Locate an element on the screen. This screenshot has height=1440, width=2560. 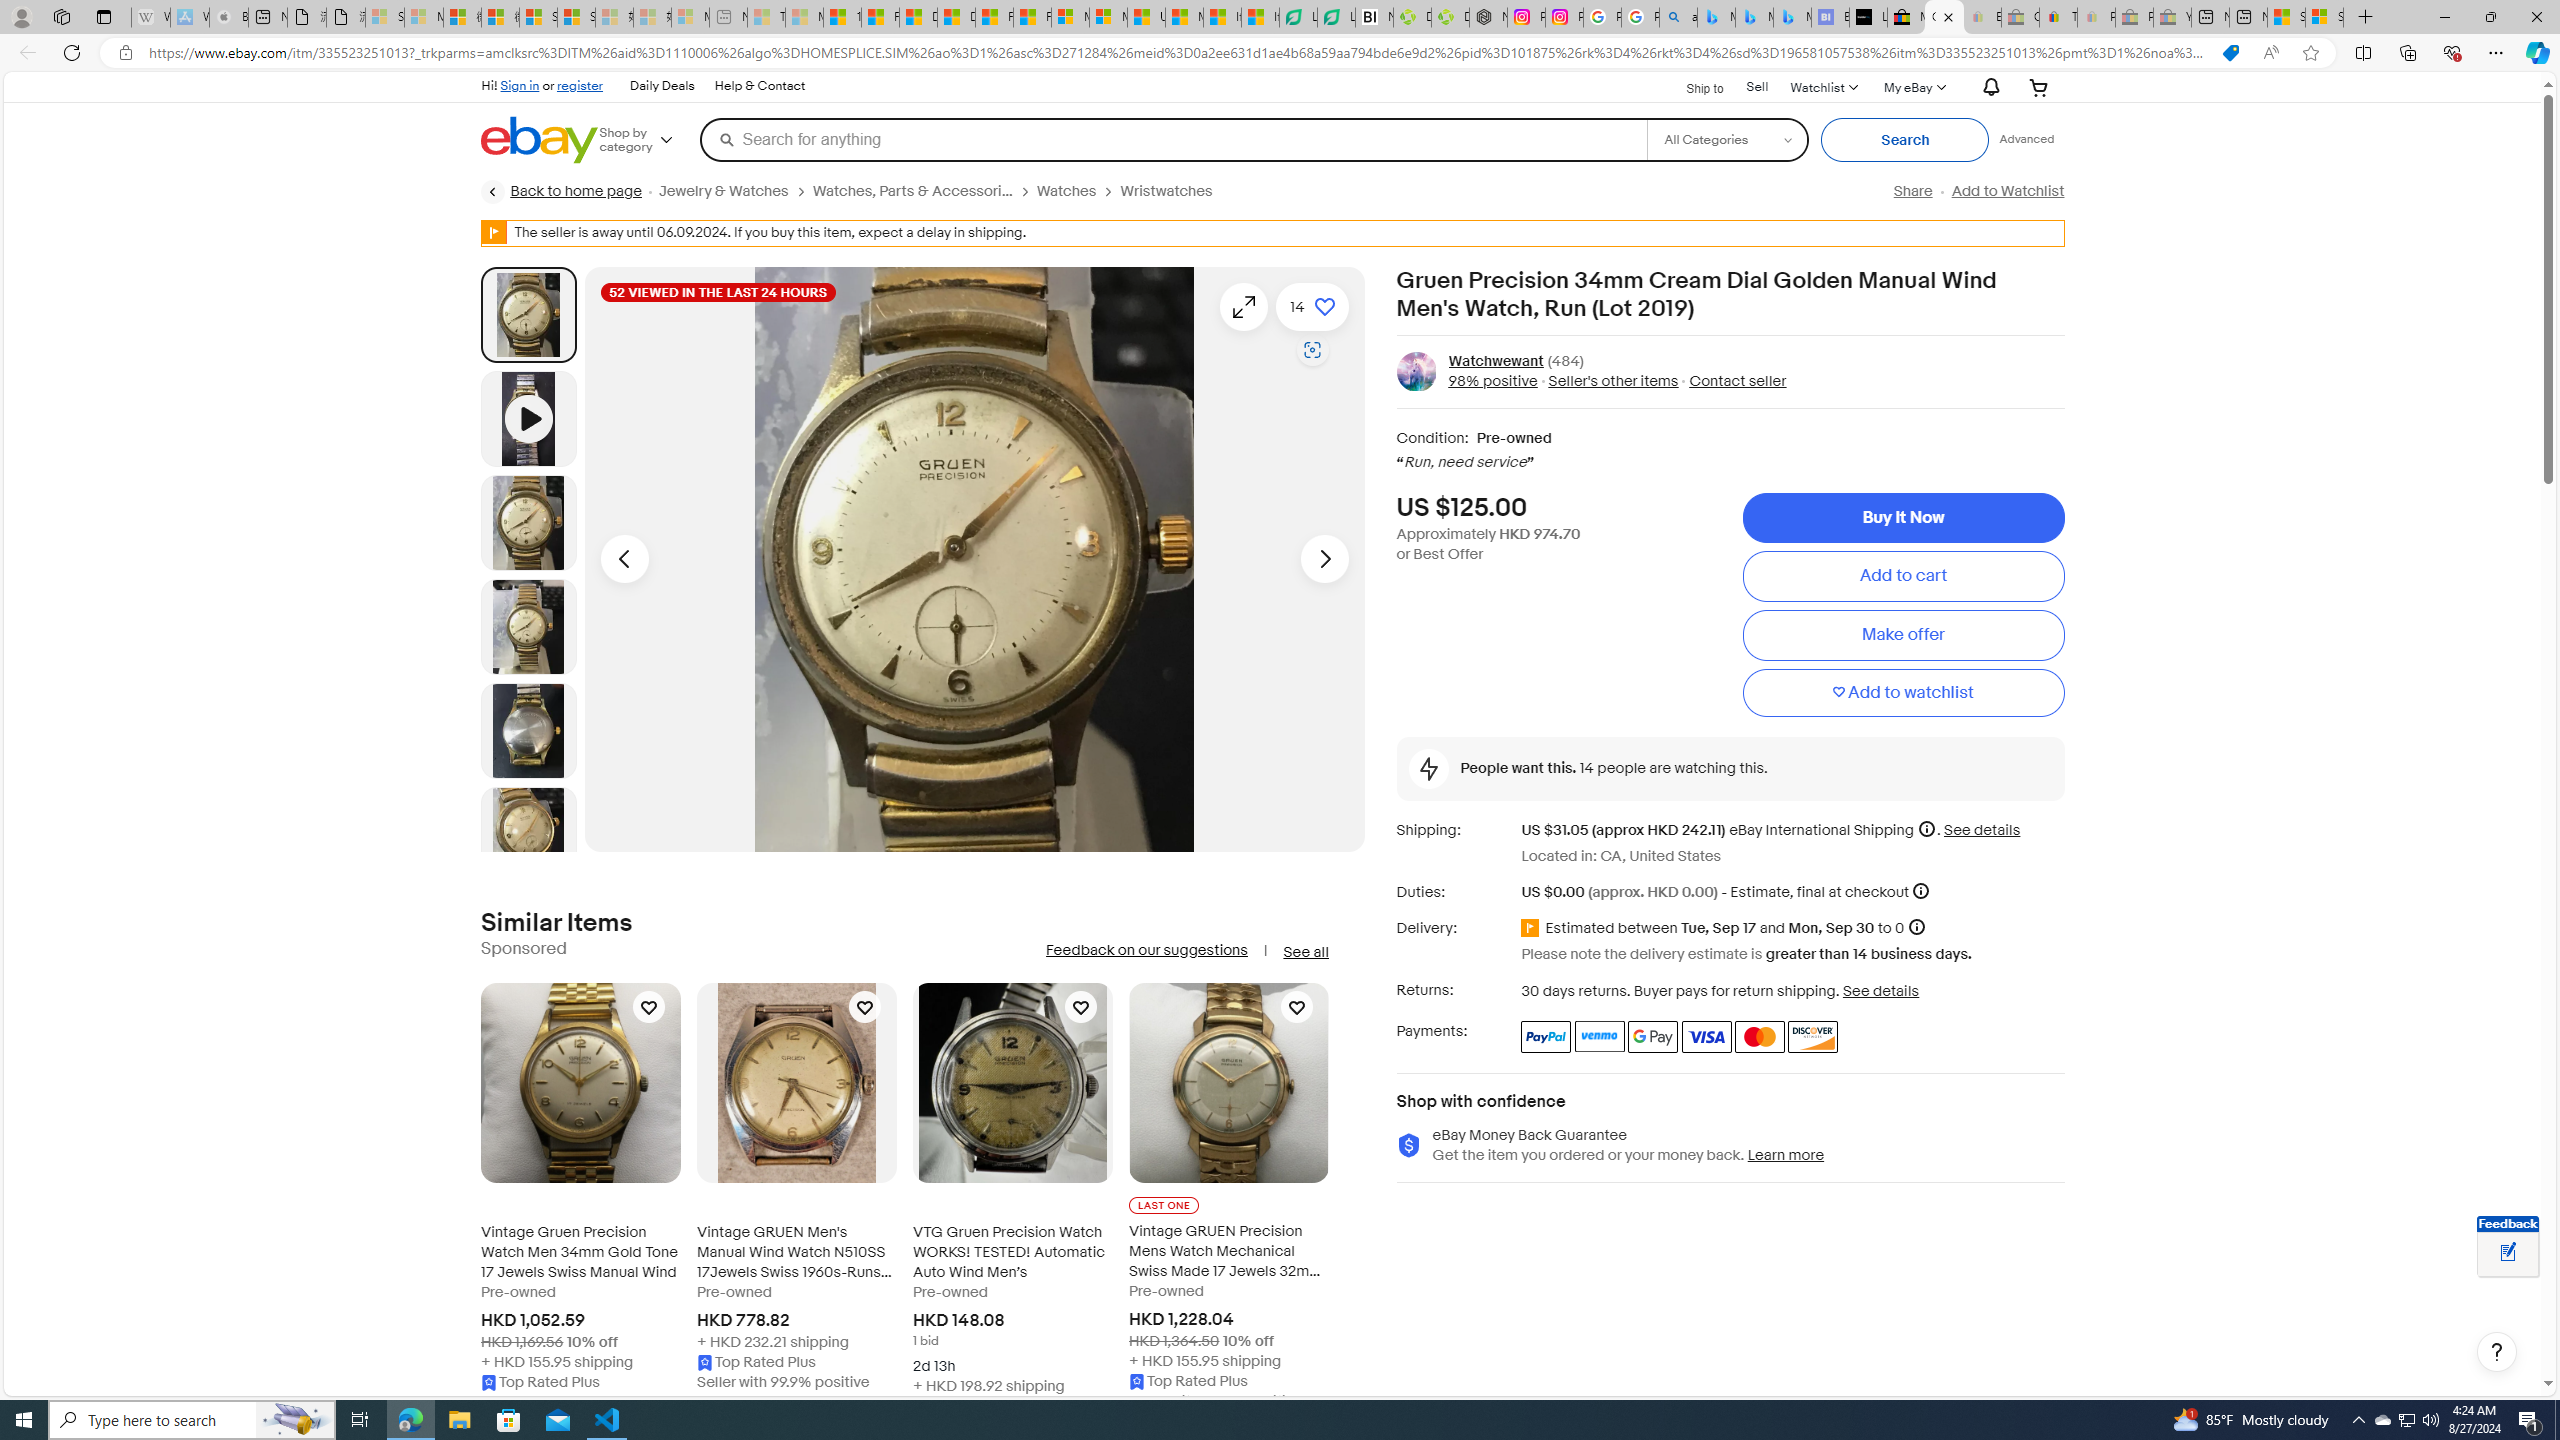
'Jewelry & Watches' is located at coordinates (722, 191).